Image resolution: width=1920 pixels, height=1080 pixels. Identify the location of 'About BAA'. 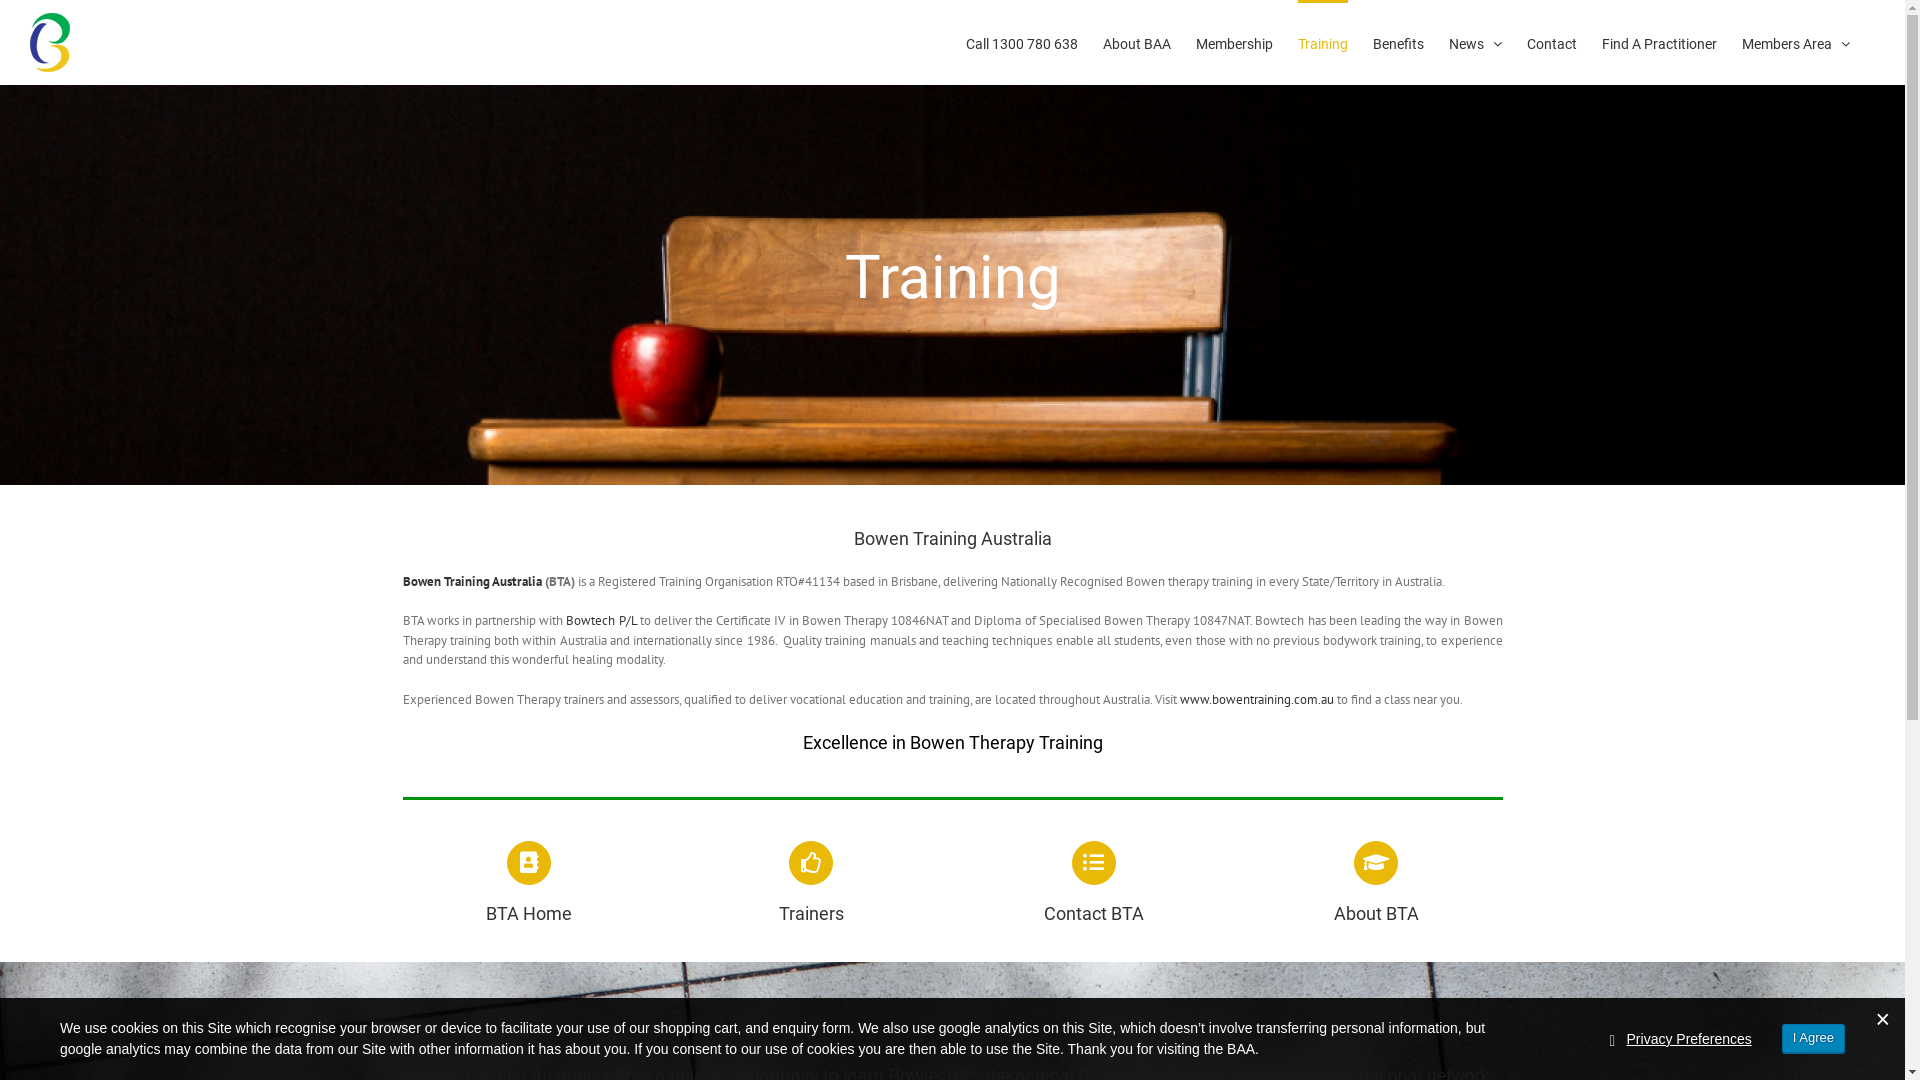
(1137, 42).